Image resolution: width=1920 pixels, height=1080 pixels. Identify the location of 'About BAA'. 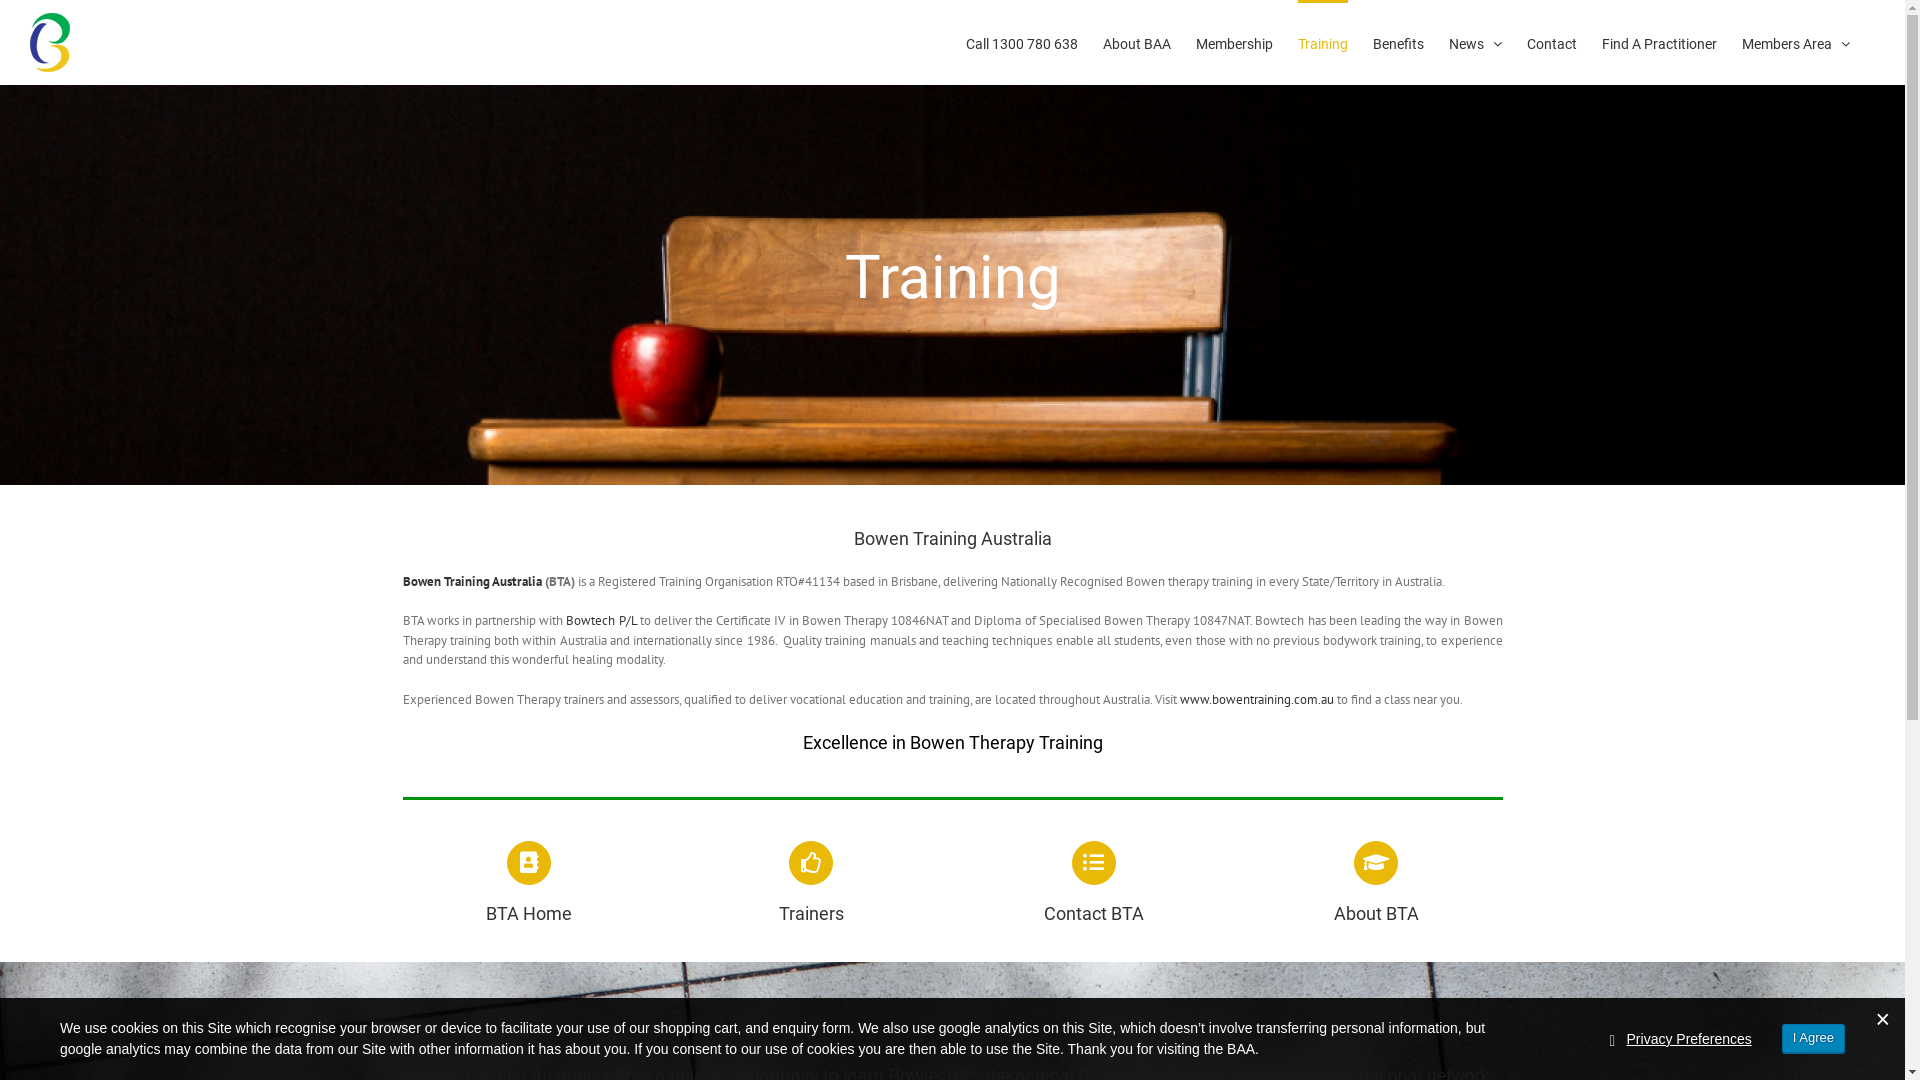
(1137, 42).